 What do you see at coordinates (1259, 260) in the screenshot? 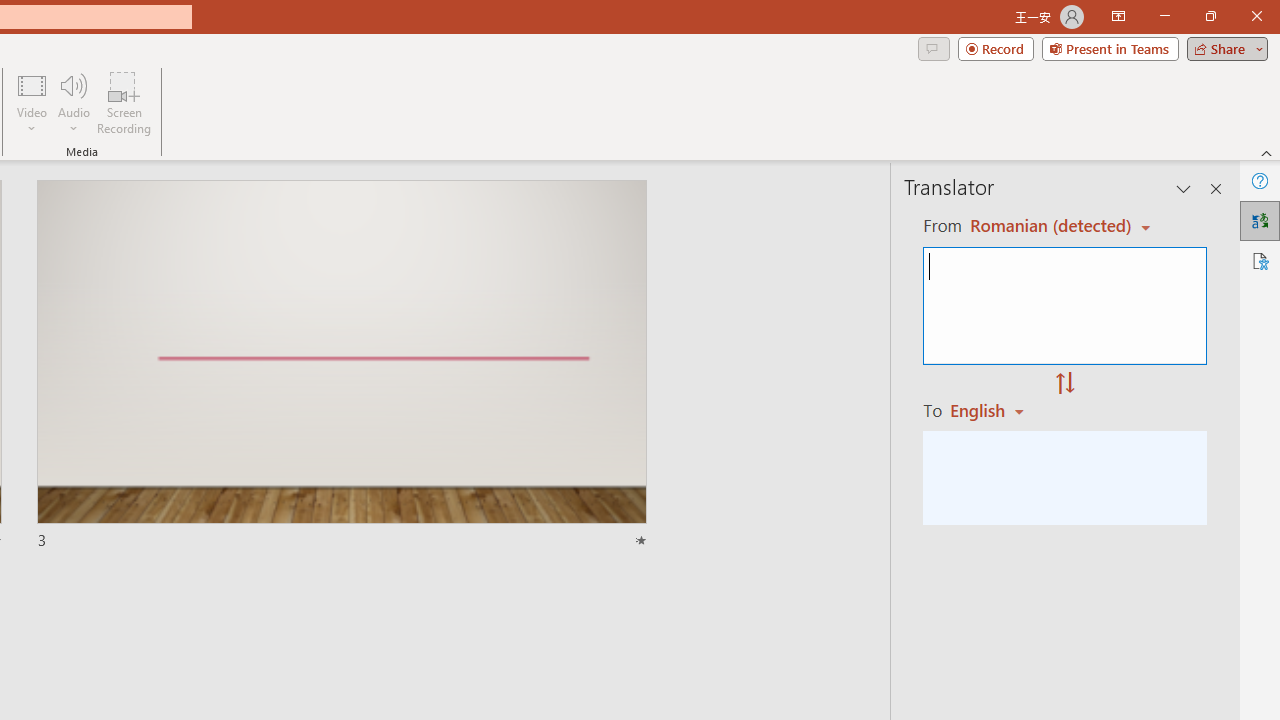
I see `'Accessibility'` at bounding box center [1259, 260].